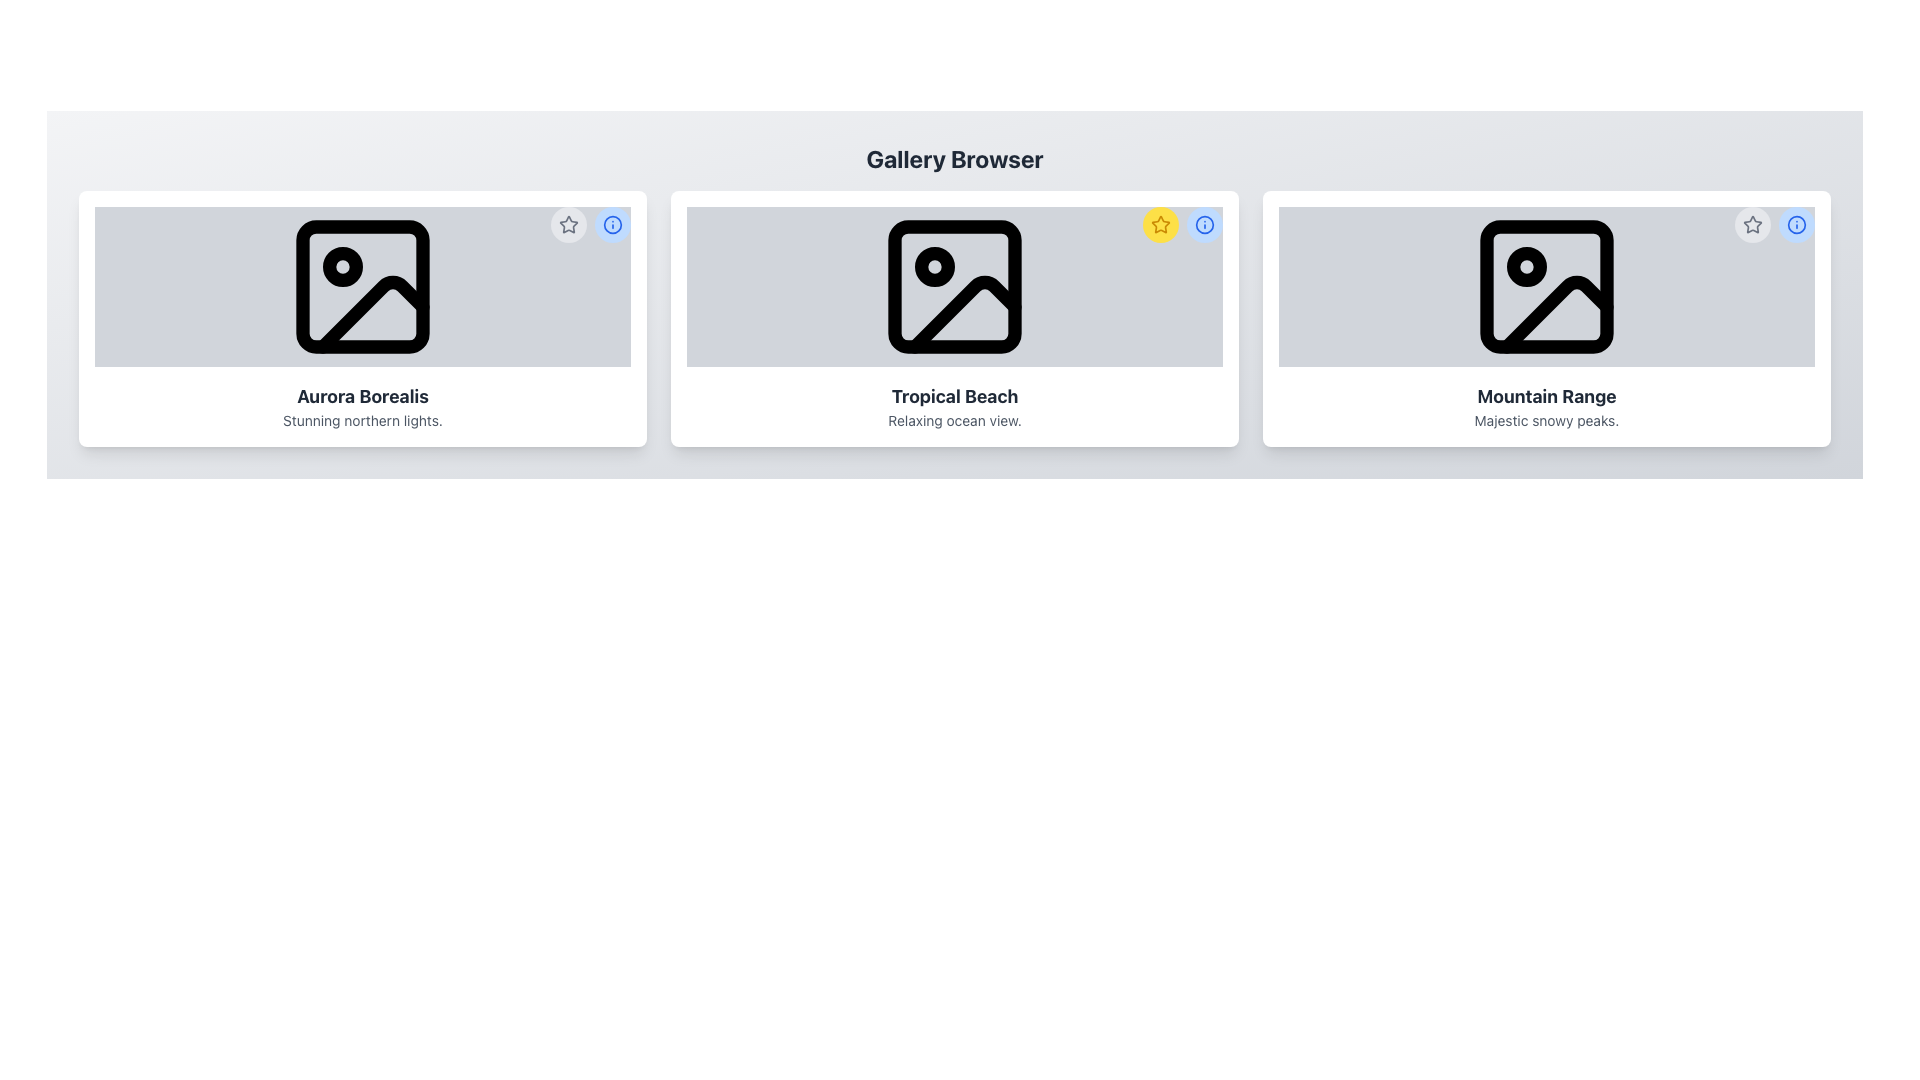 Image resolution: width=1920 pixels, height=1080 pixels. I want to click on the circular blue info icon located at the top right corner of the 'Tropical Beach' card, so click(1203, 224).